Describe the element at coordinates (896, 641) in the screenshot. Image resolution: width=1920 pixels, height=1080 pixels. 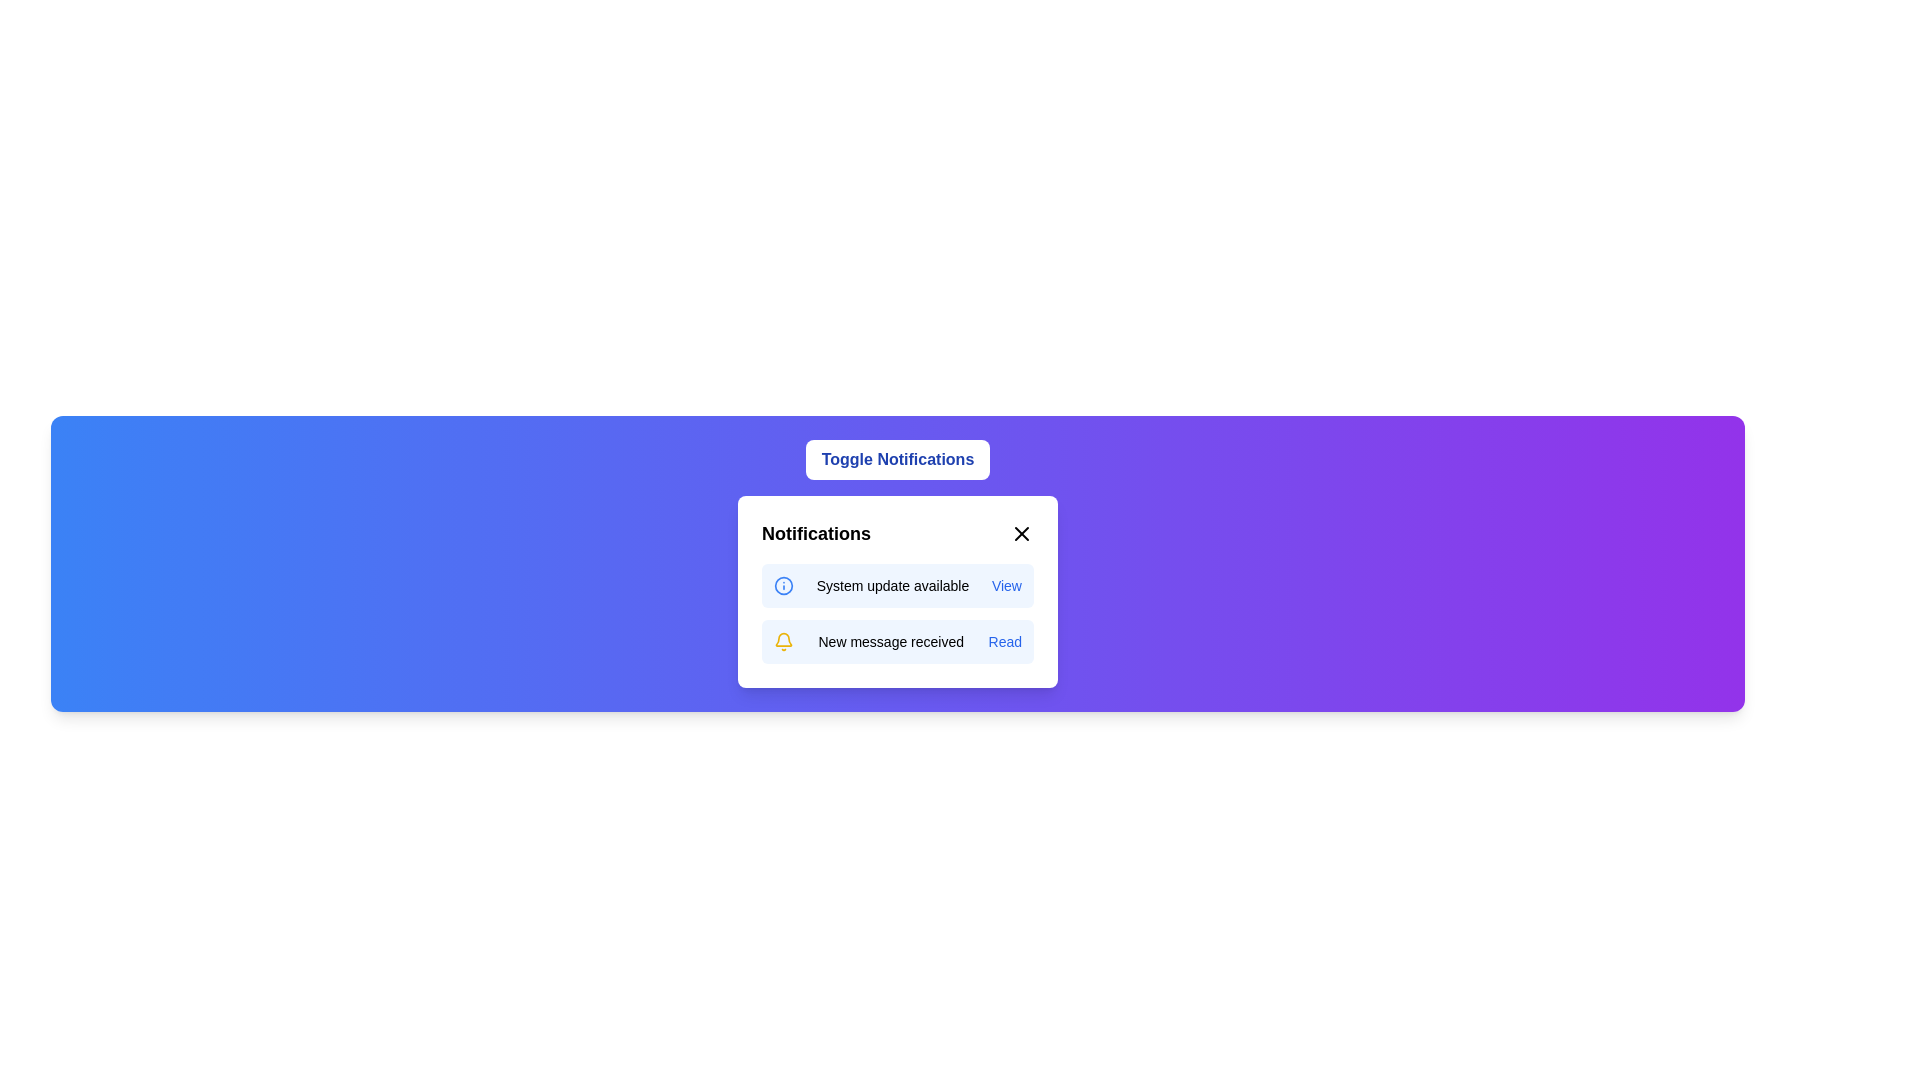
I see `the second notification item in the notification box` at that location.